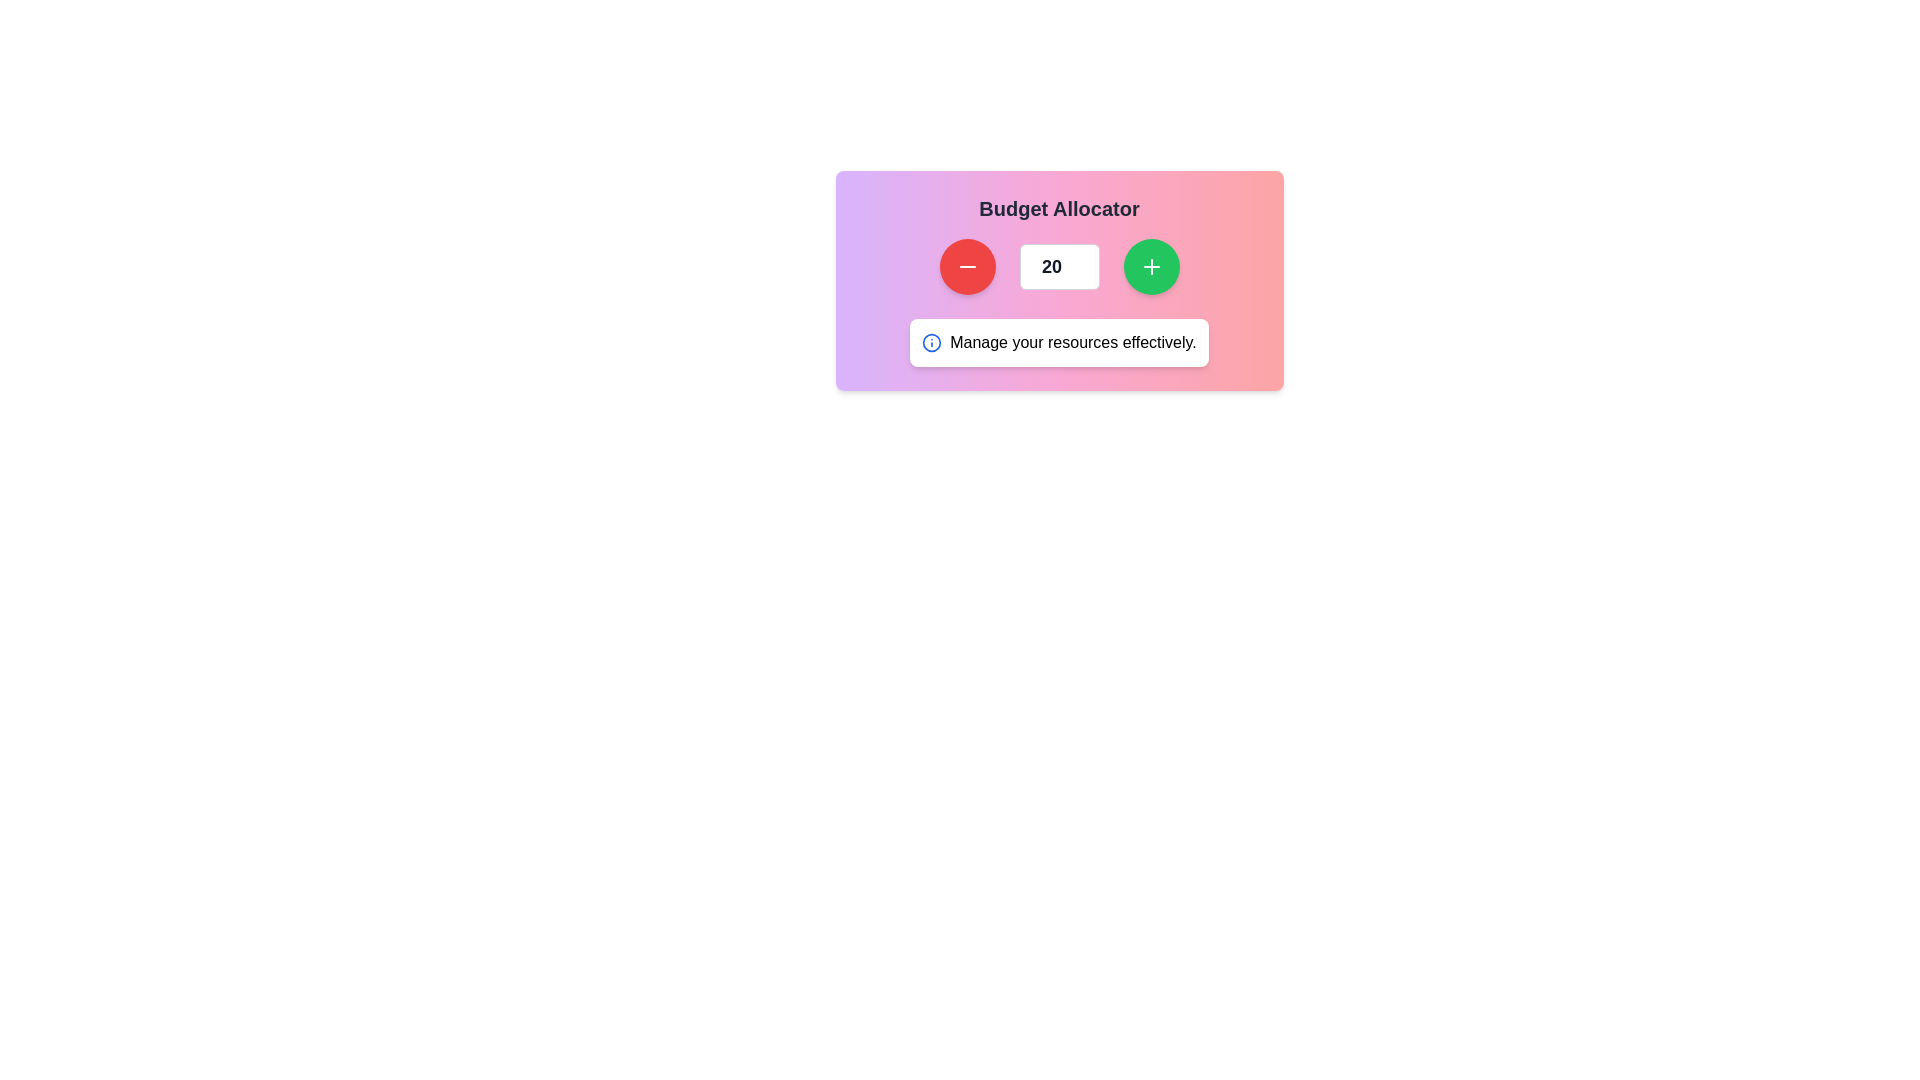  Describe the element at coordinates (1151, 265) in the screenshot. I see `the green circular button with a white plus icon located at the top-right of the primary interface section` at that location.